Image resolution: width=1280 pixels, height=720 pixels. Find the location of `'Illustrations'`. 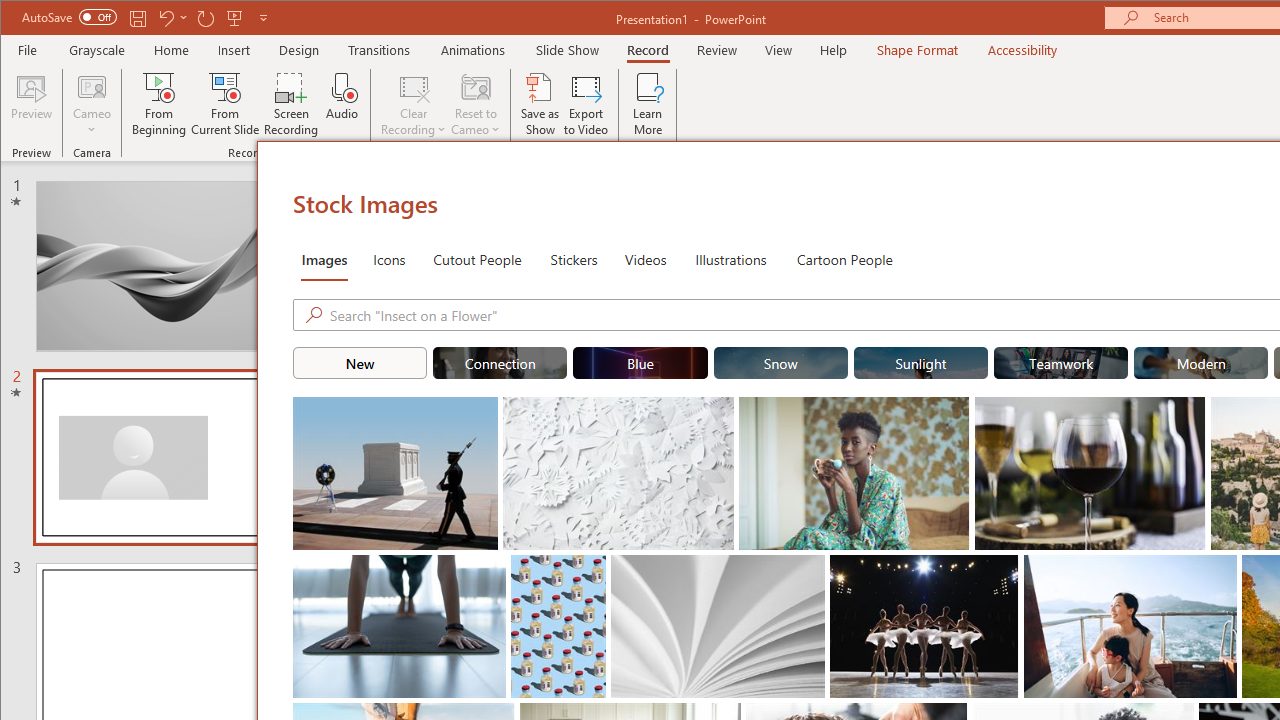

'Illustrations' is located at coordinates (729, 257).